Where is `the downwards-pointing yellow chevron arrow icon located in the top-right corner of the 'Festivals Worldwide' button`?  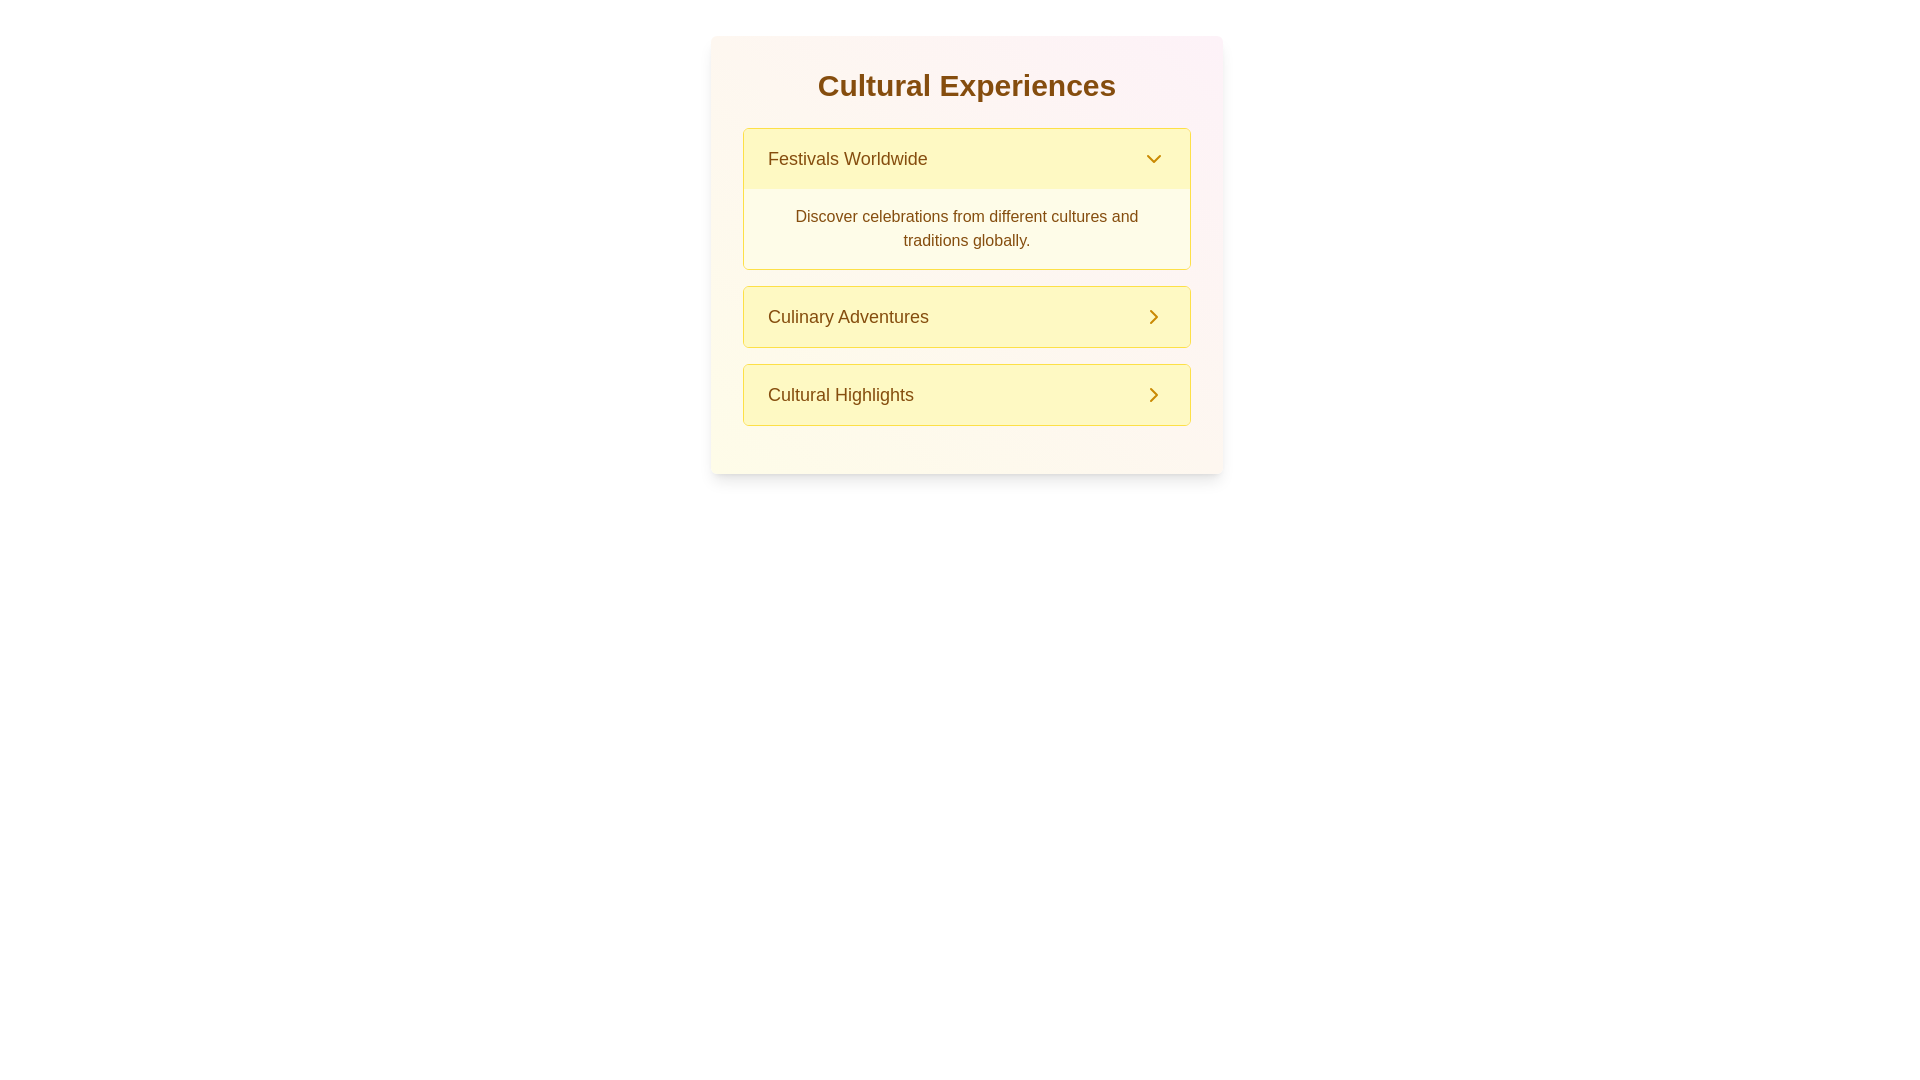
the downwards-pointing yellow chevron arrow icon located in the top-right corner of the 'Festivals Worldwide' button is located at coordinates (1153, 157).